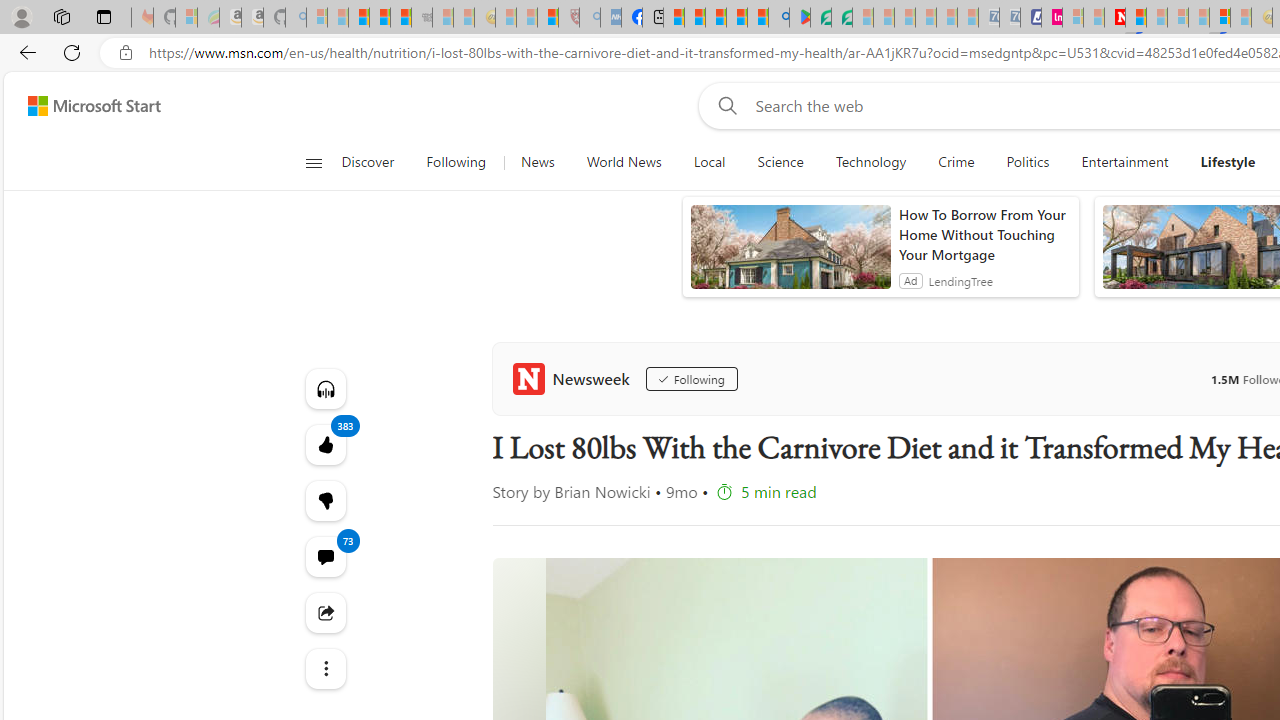  I want to click on 'Robert H. Shmerling, MD - Harvard Health - Sleeping', so click(567, 17).